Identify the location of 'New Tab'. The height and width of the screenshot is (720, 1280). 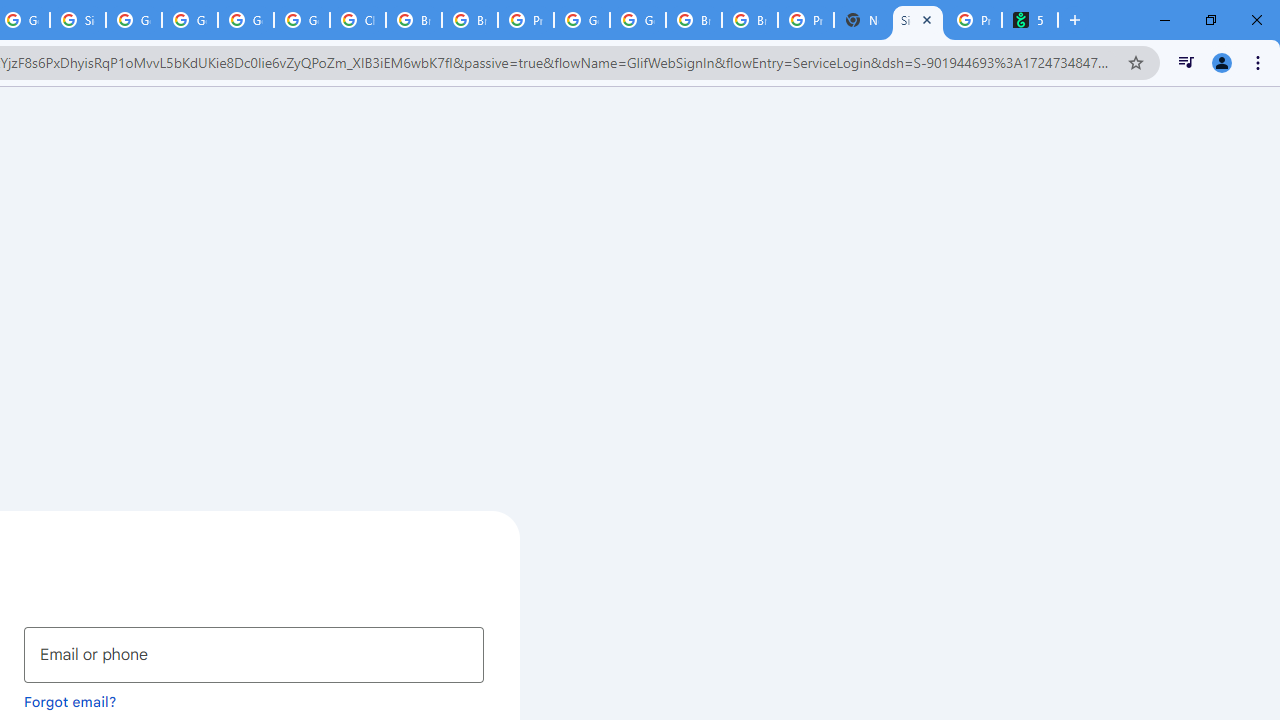
(862, 20).